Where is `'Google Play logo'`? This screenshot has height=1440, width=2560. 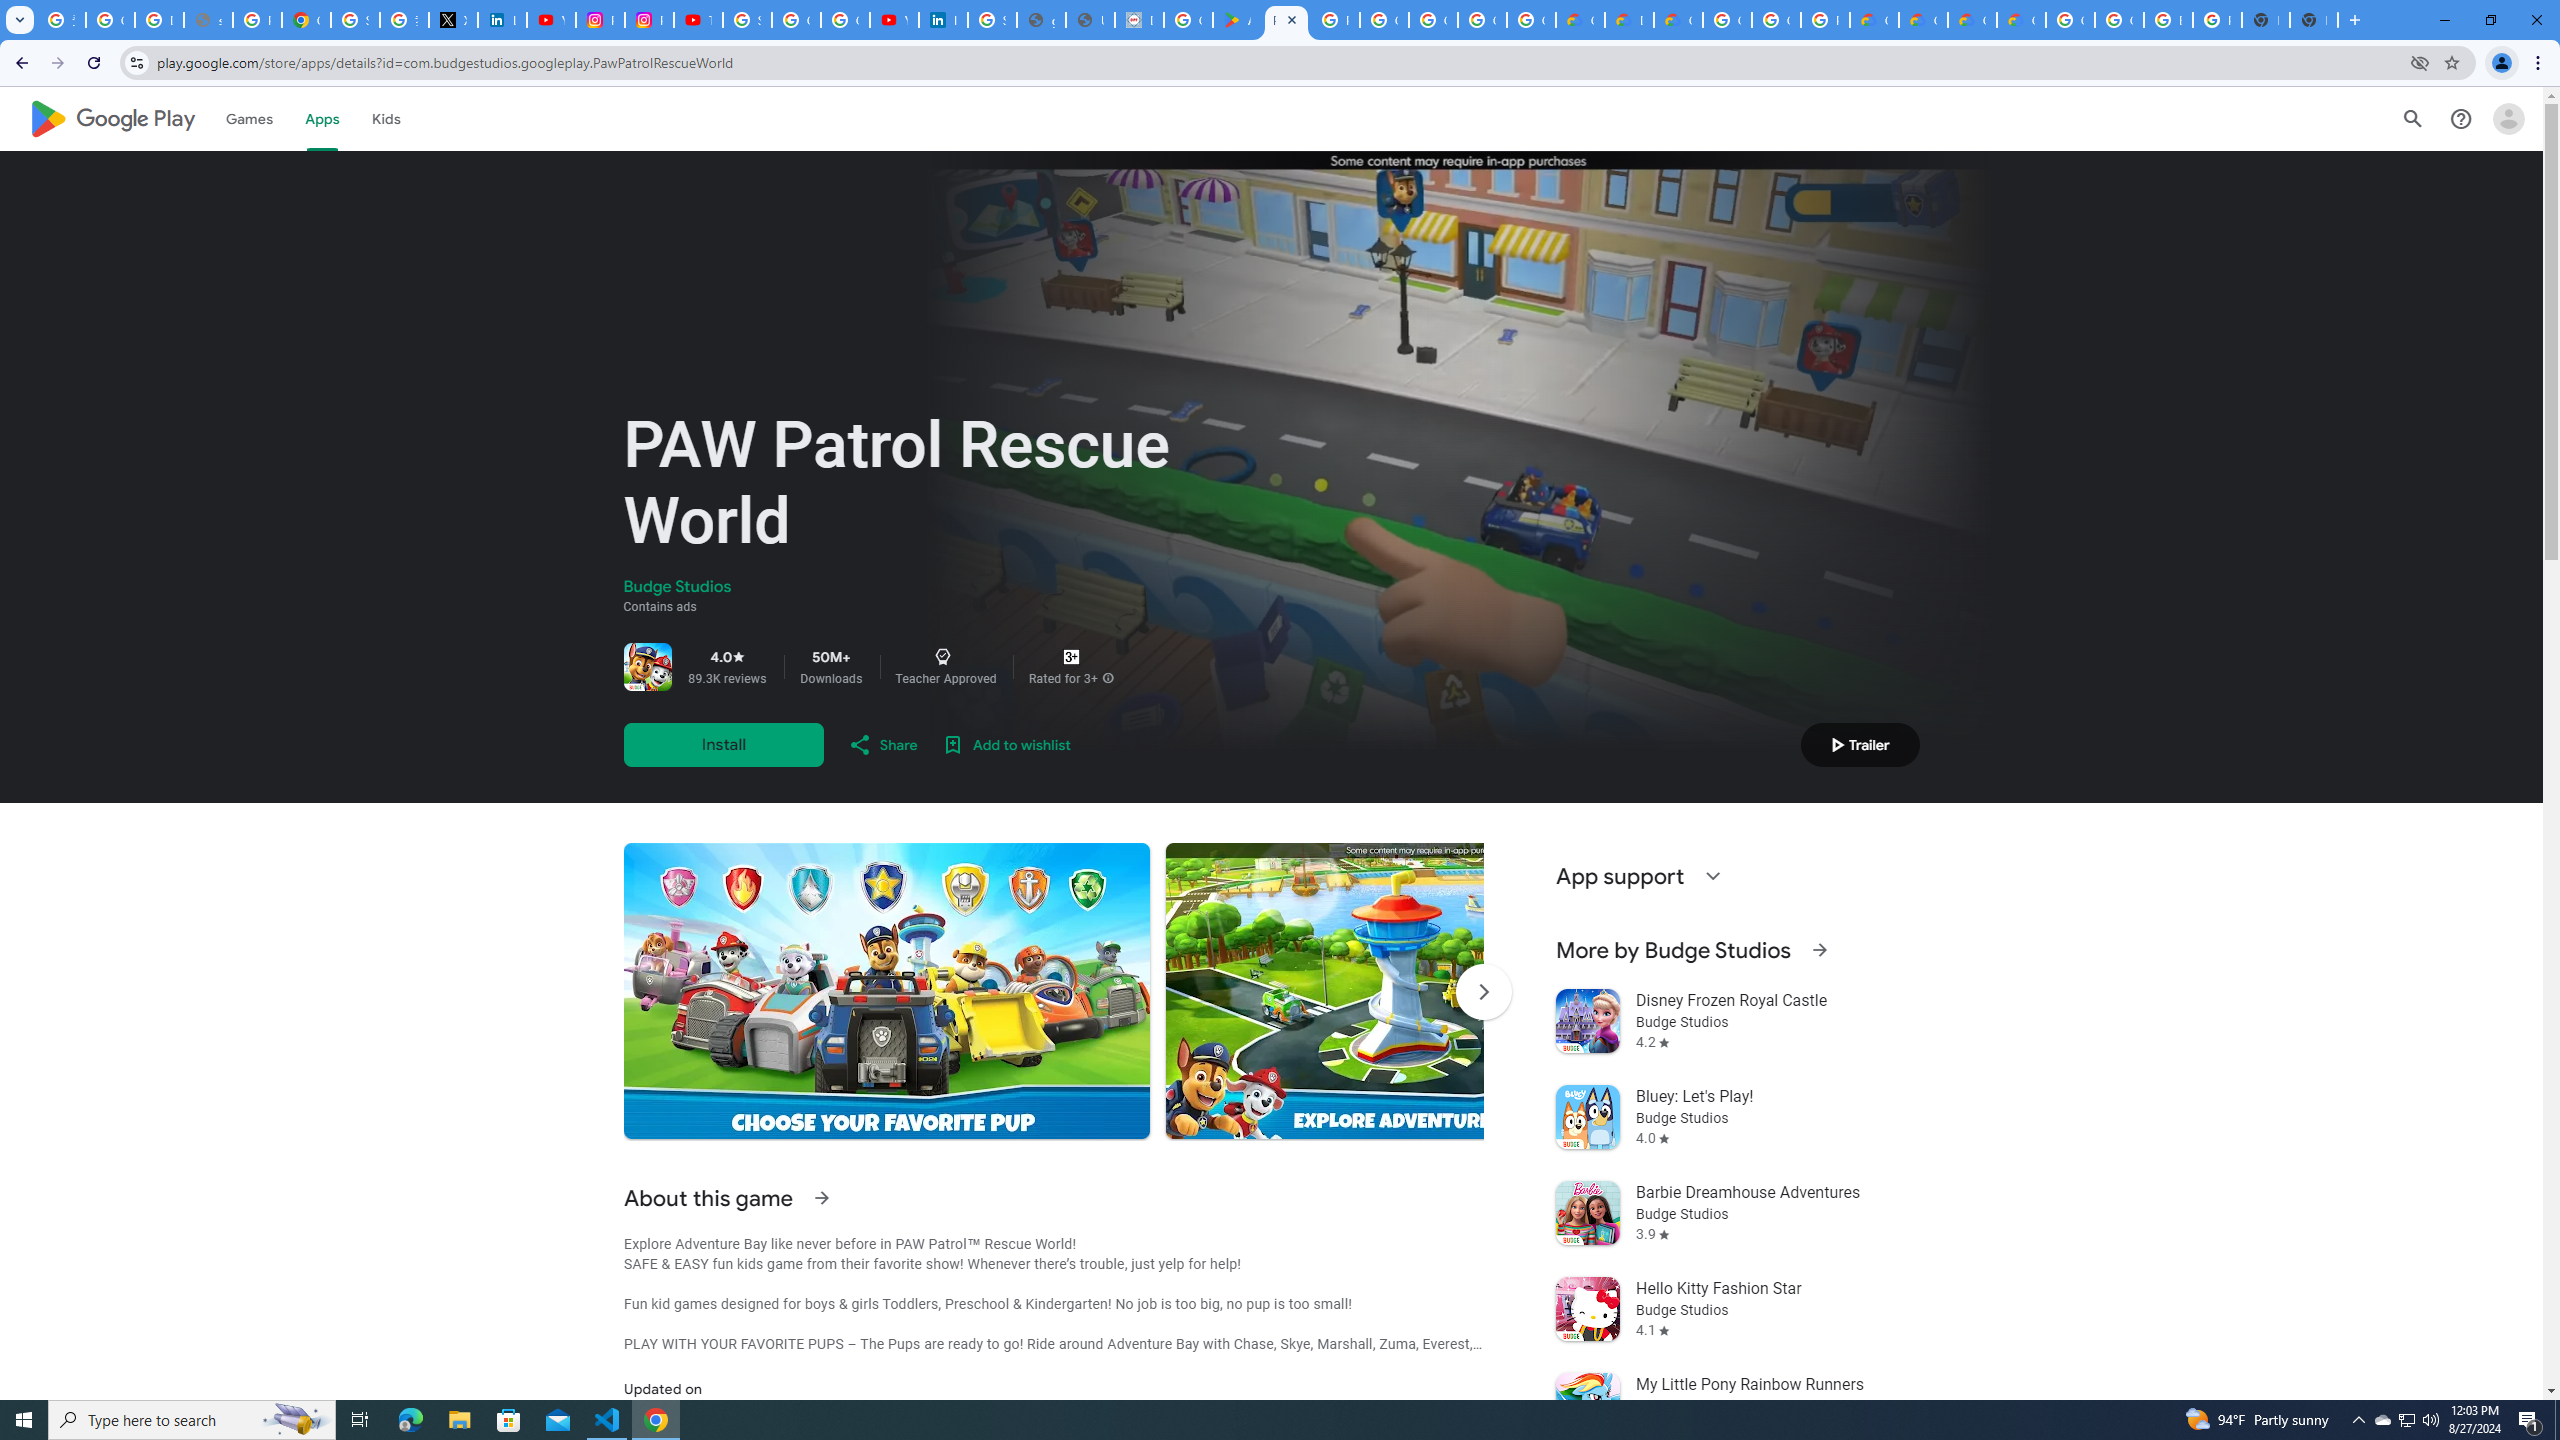
'Google Play logo' is located at coordinates (111, 118).